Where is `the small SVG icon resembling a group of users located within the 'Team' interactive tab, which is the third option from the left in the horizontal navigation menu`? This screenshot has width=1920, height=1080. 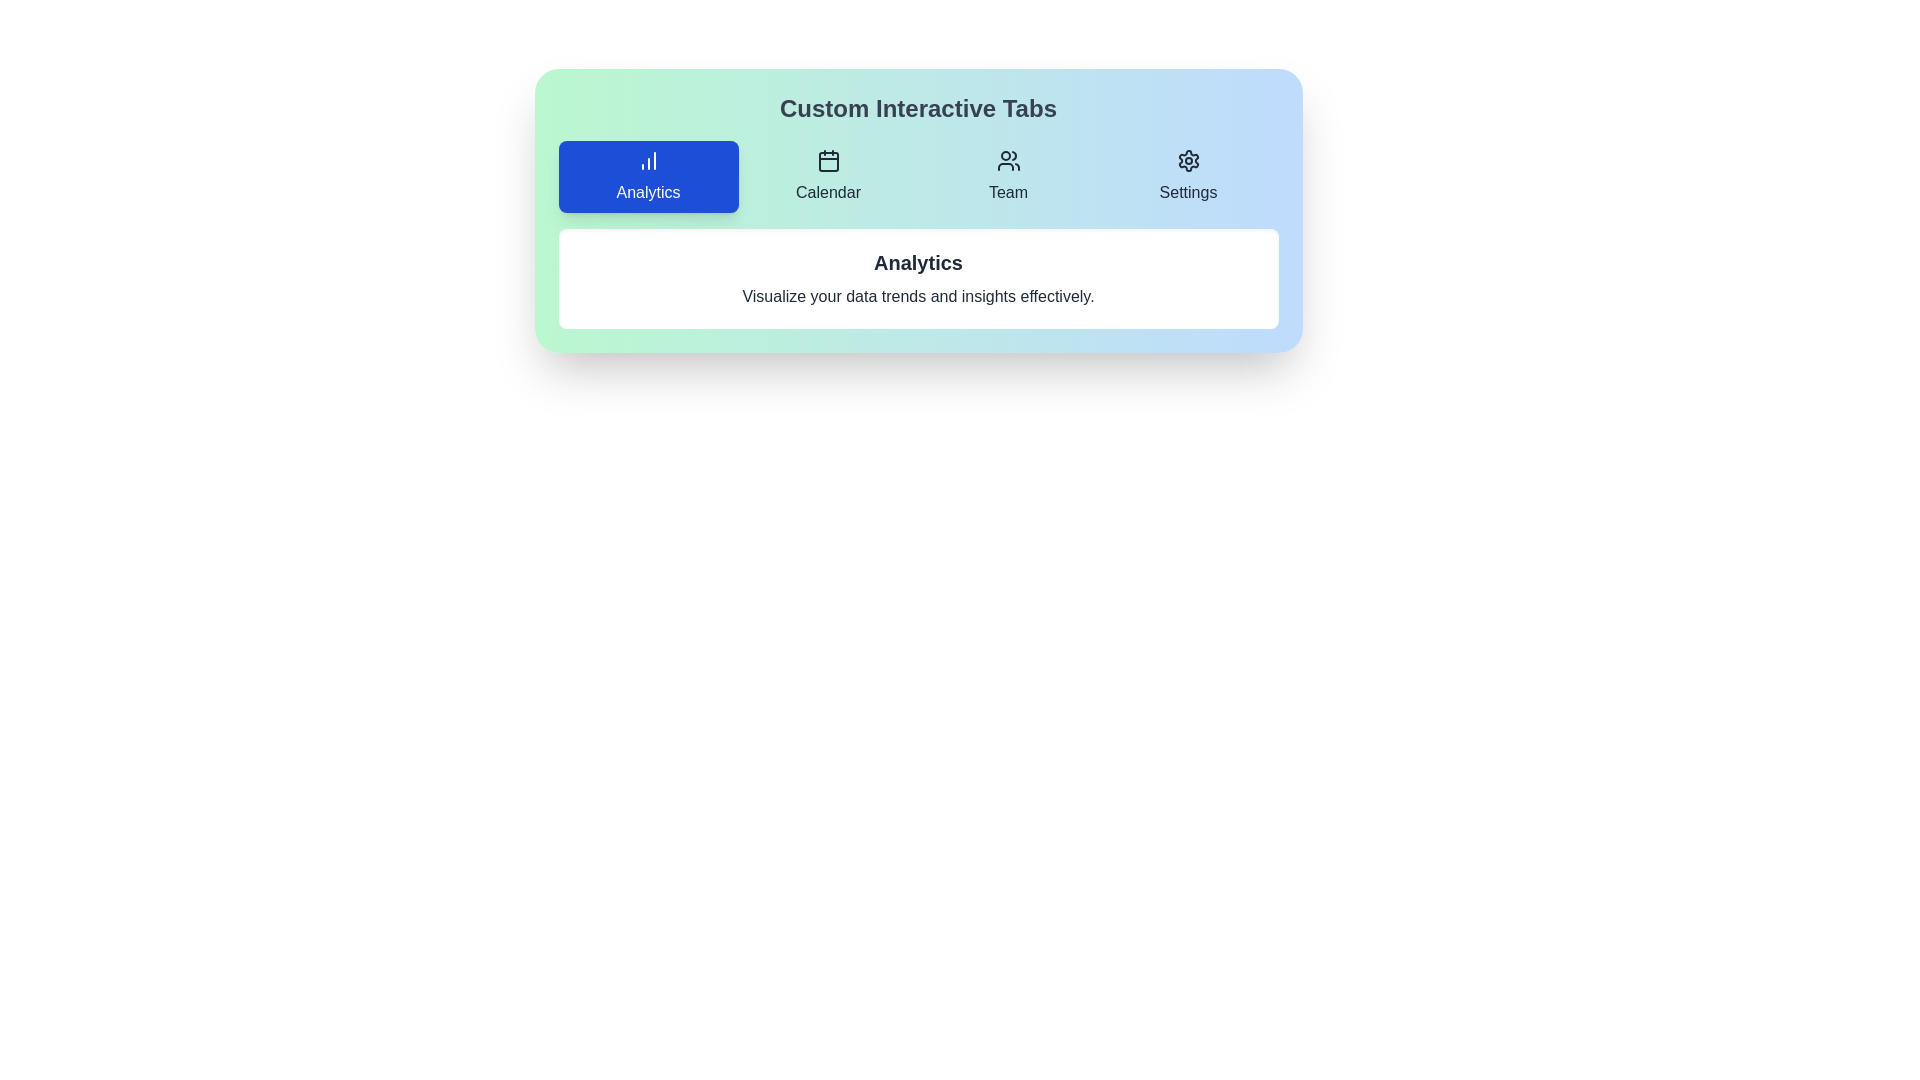 the small SVG icon resembling a group of users located within the 'Team' interactive tab, which is the third option from the left in the horizontal navigation menu is located at coordinates (1008, 160).